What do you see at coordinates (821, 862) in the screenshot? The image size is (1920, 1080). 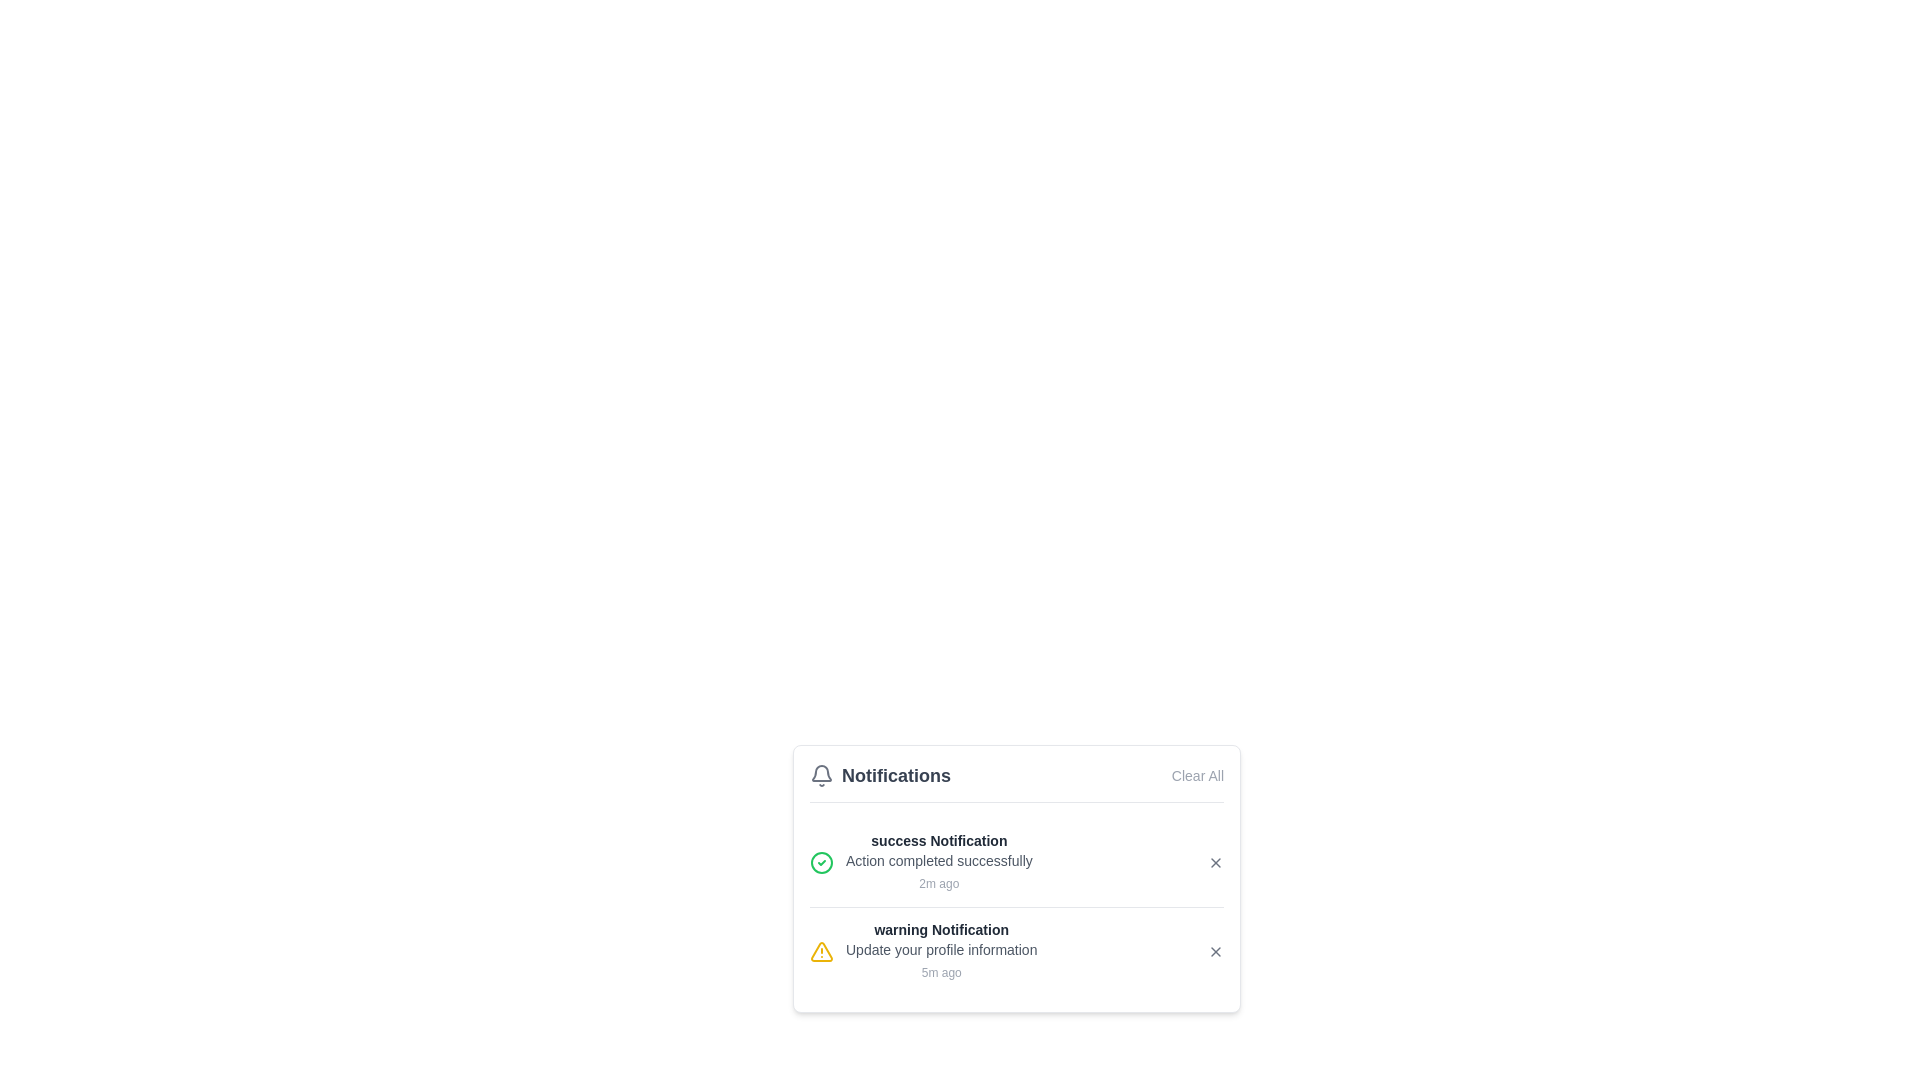 I see `the circular icon with a green border and a checkmark inside, which indicates successful completion, located in the notification card next to the 'success Notification' text` at bounding box center [821, 862].